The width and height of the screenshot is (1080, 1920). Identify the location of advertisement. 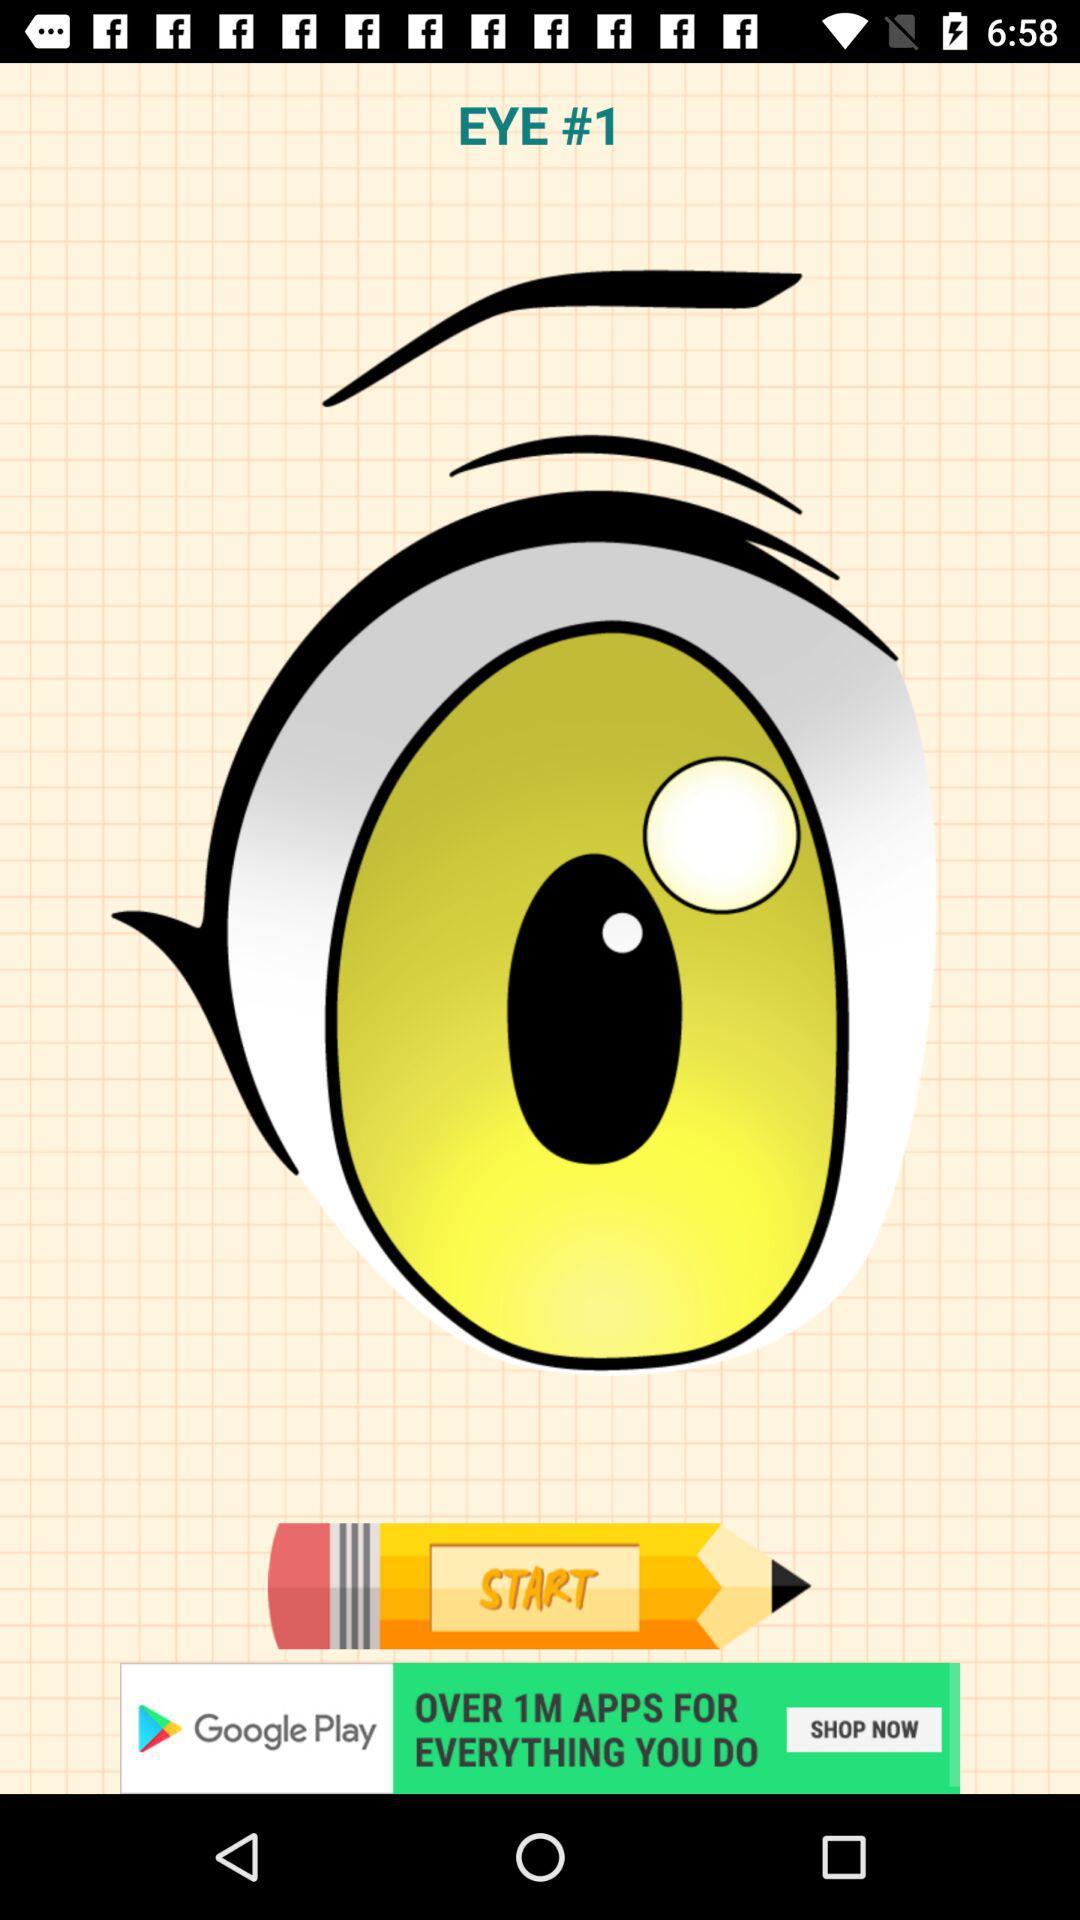
(540, 1727).